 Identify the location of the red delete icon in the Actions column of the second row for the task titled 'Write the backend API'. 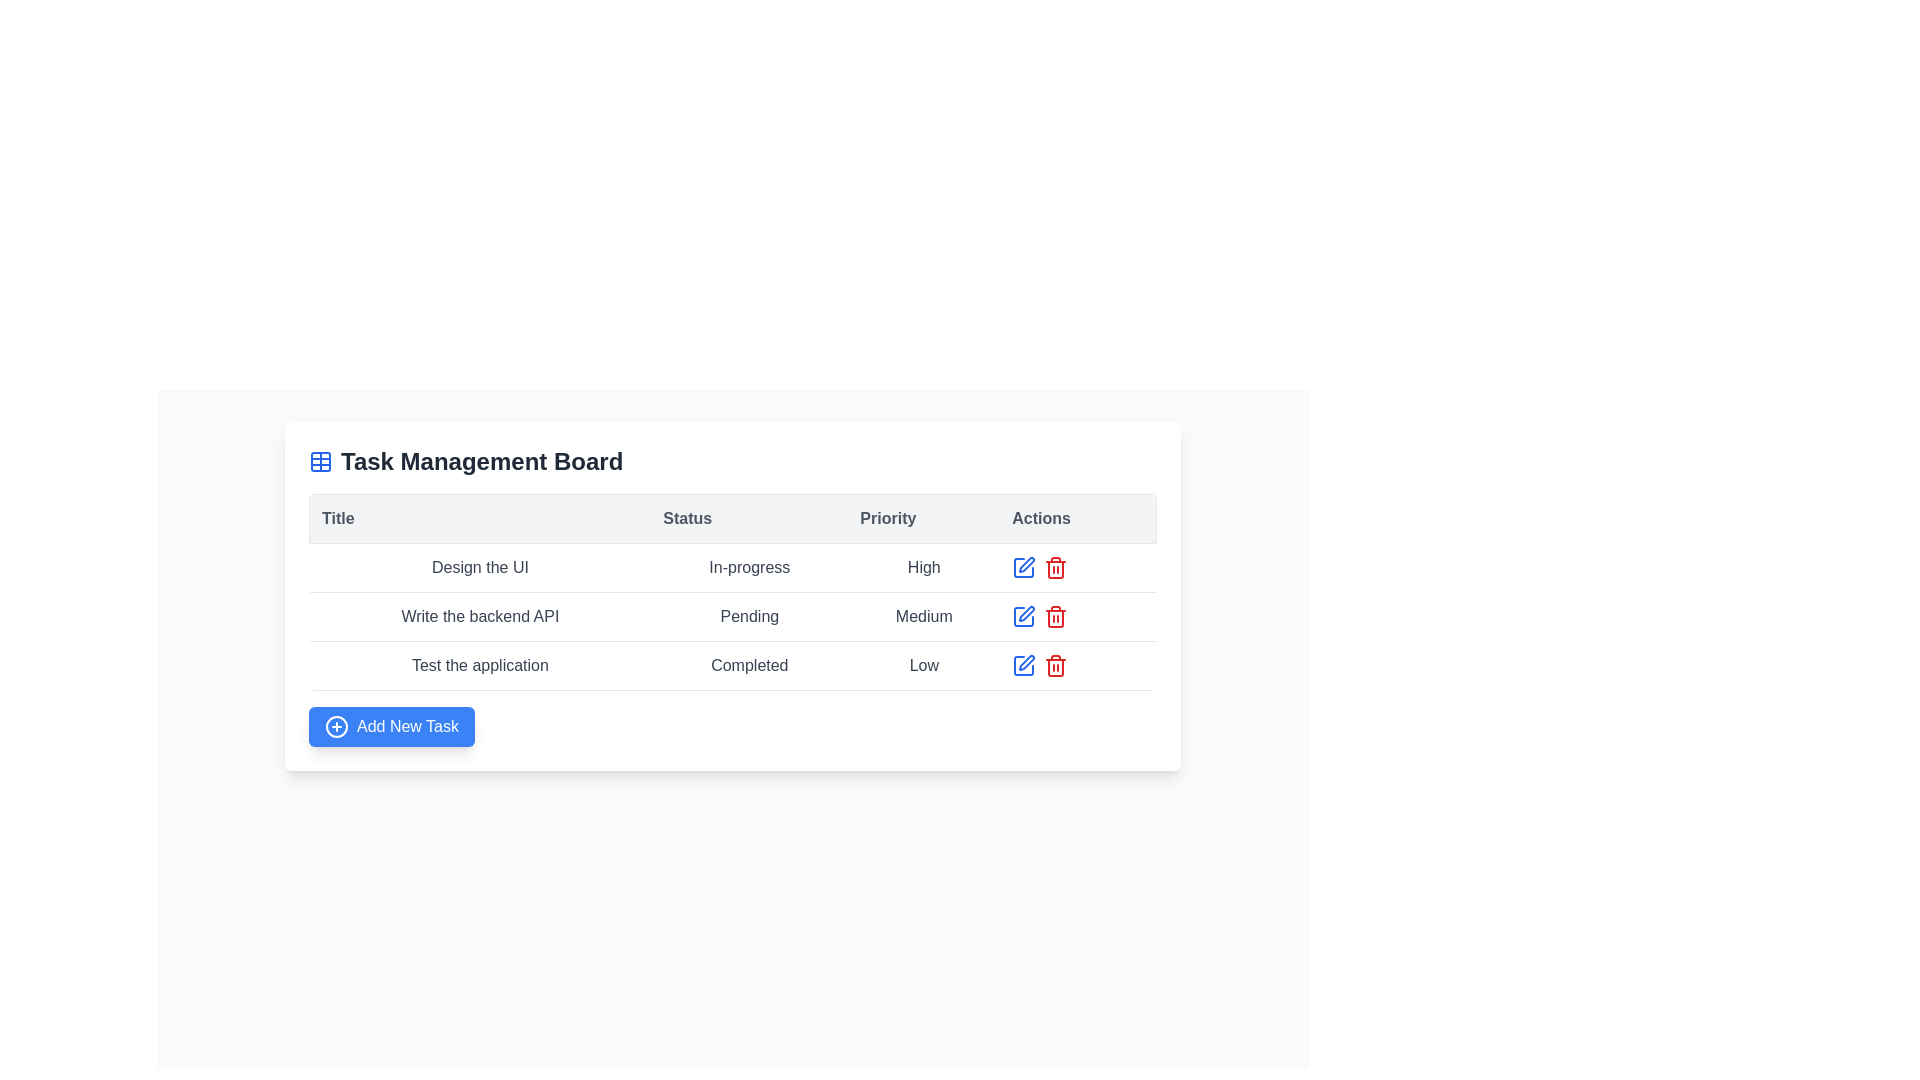
(1077, 616).